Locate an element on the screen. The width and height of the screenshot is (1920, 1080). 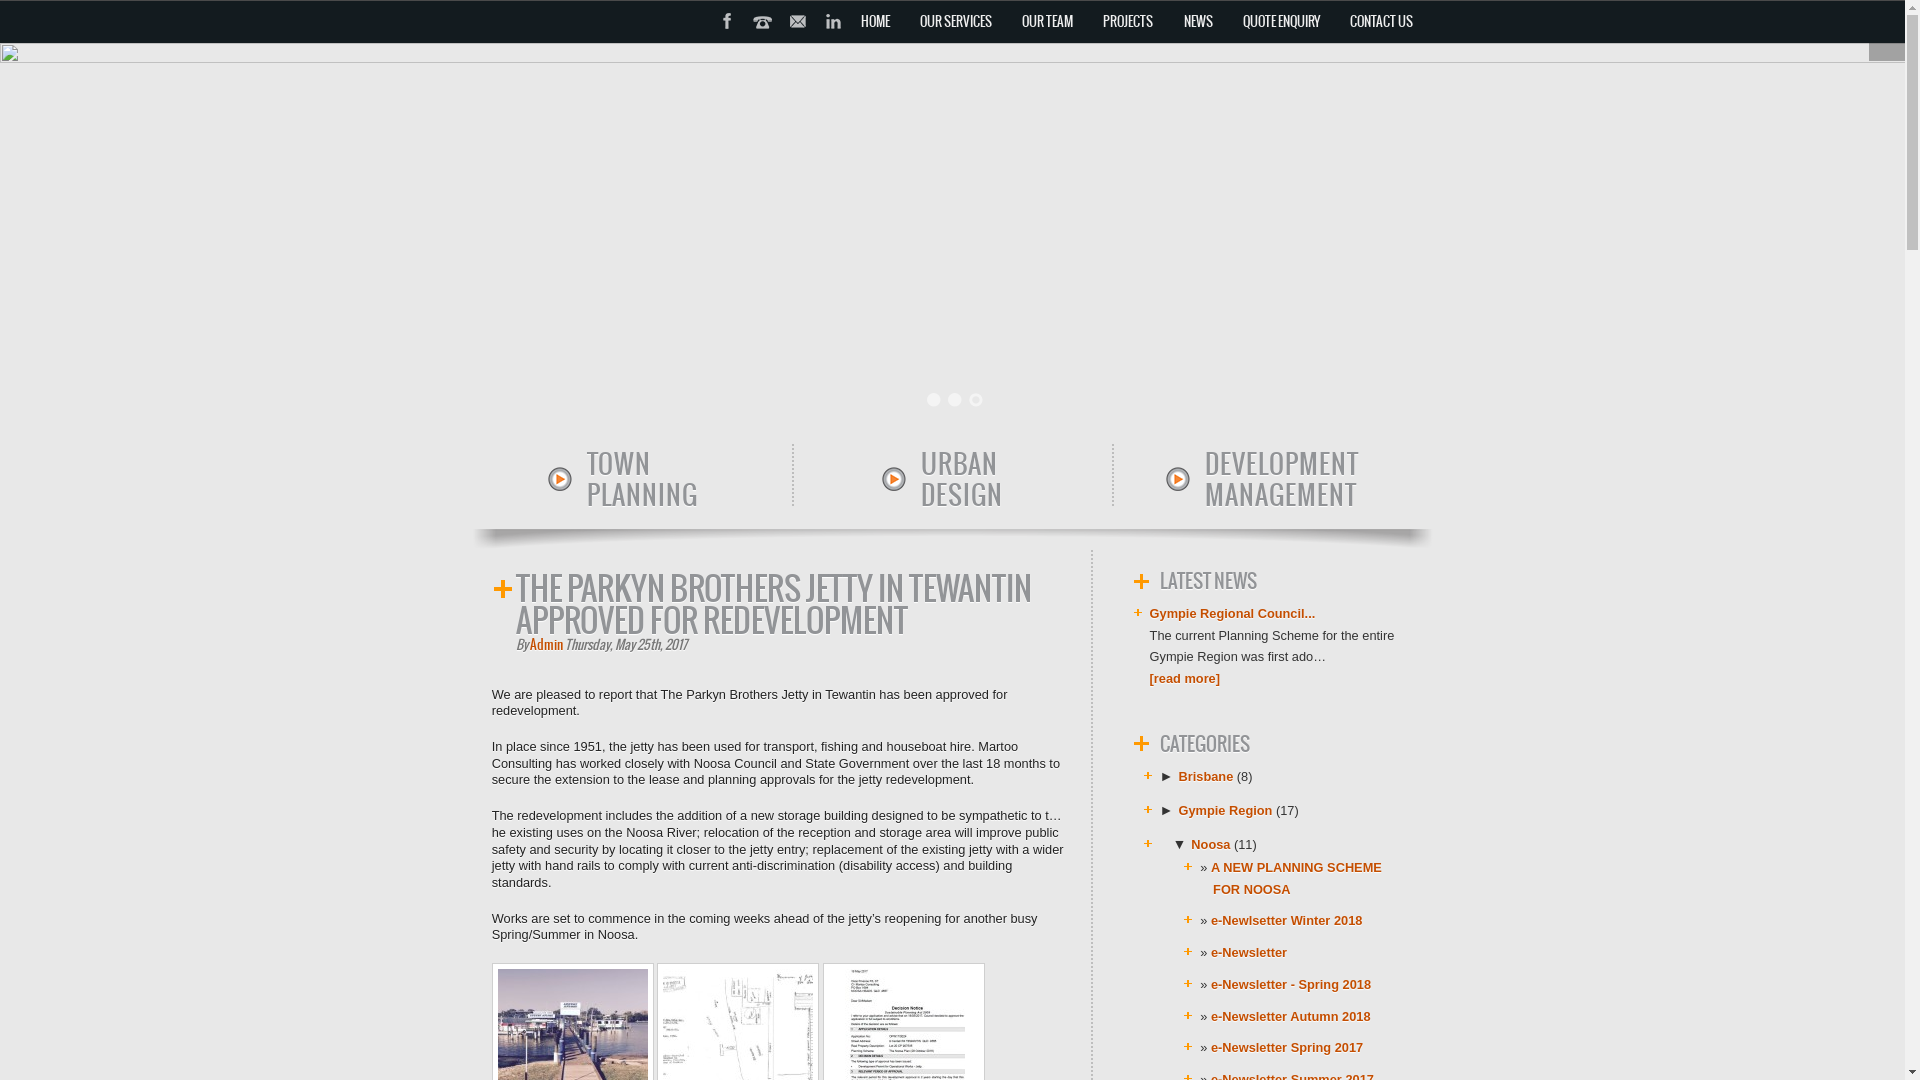
'QUOTE ENQUIRY' is located at coordinates (1280, 22).